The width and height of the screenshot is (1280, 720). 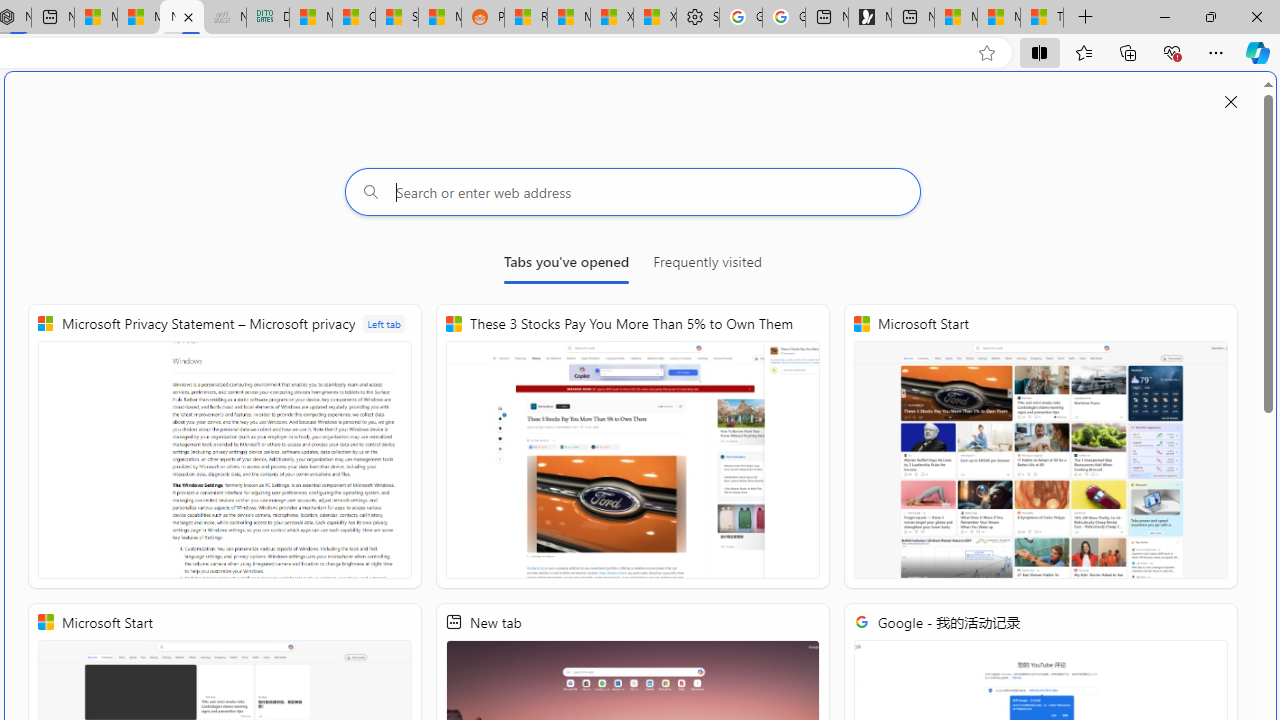 What do you see at coordinates (1230, 102) in the screenshot?
I see `'Close split screen'` at bounding box center [1230, 102].